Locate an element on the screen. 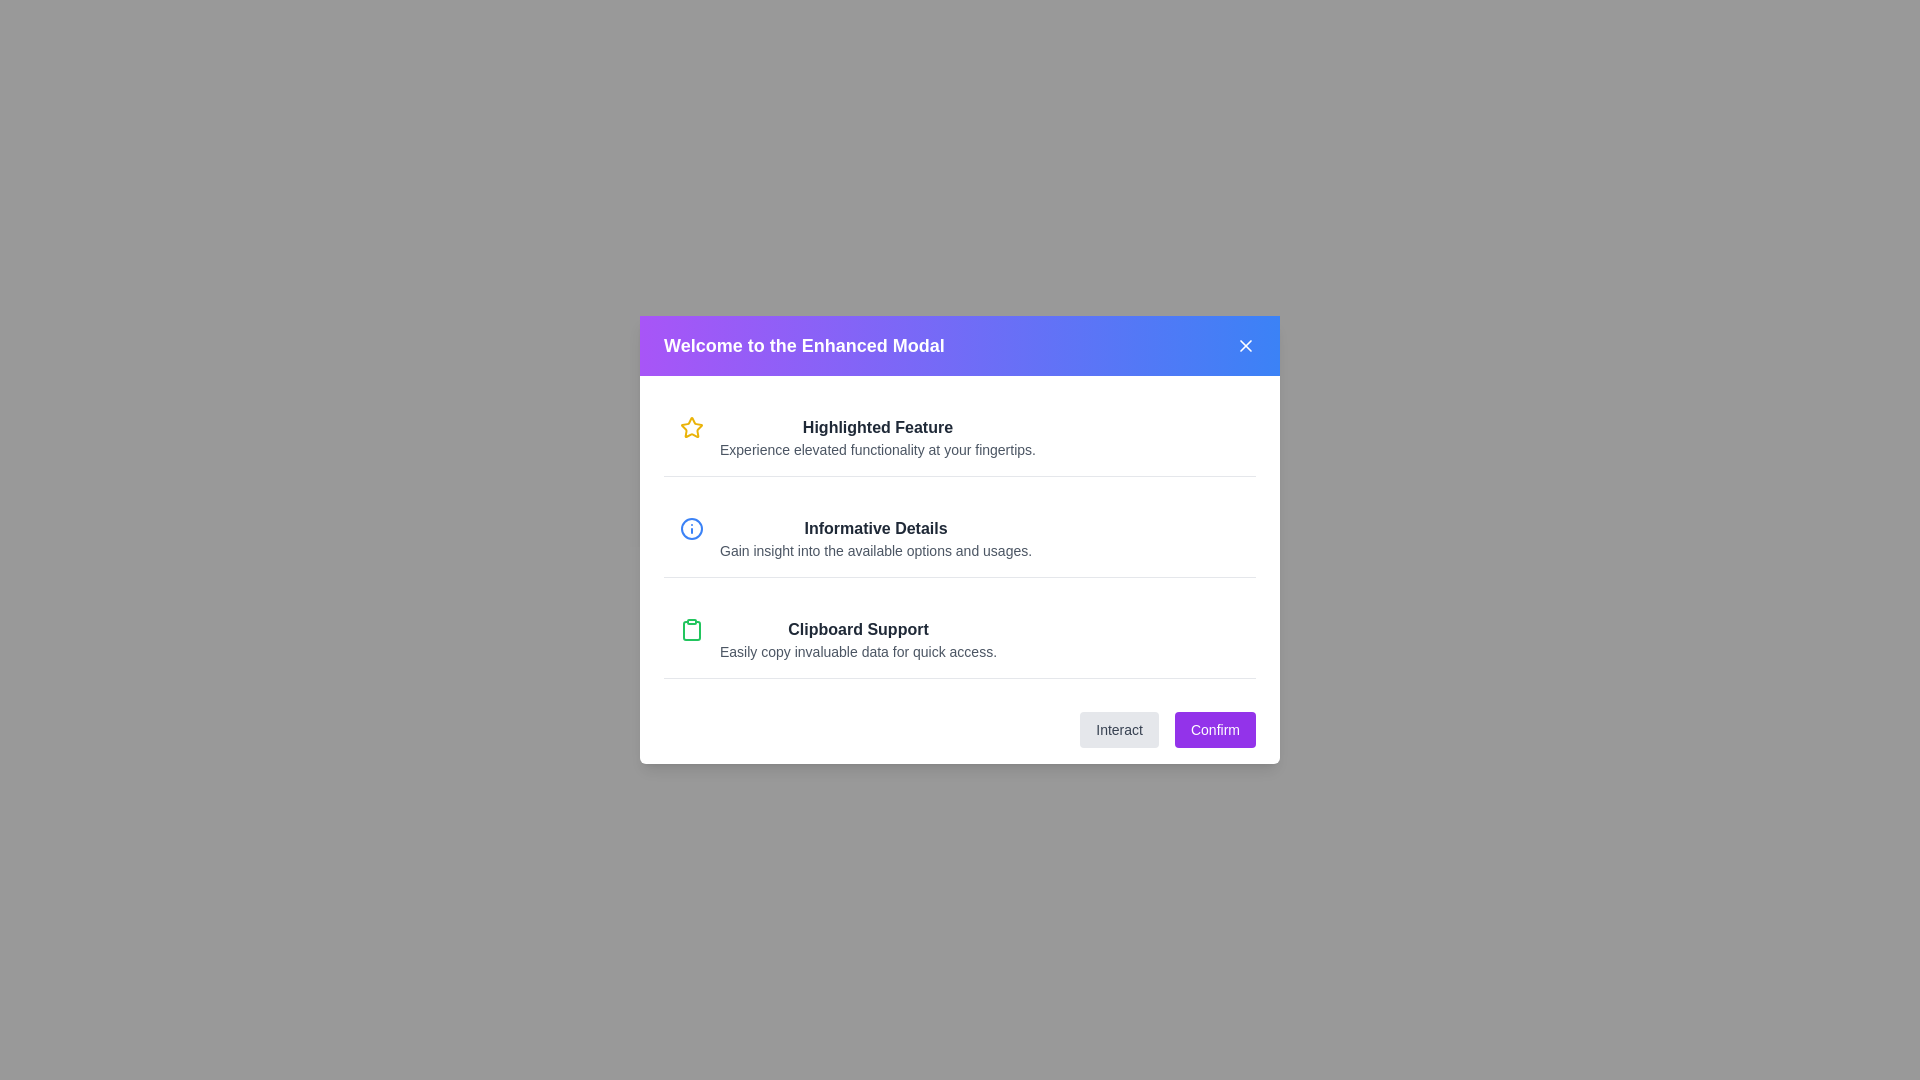 This screenshot has width=1920, height=1080. the bold text label 'Highlighted Feature' located centrally below the title 'Welcome to the Enhanced Modal' is located at coordinates (878, 427).